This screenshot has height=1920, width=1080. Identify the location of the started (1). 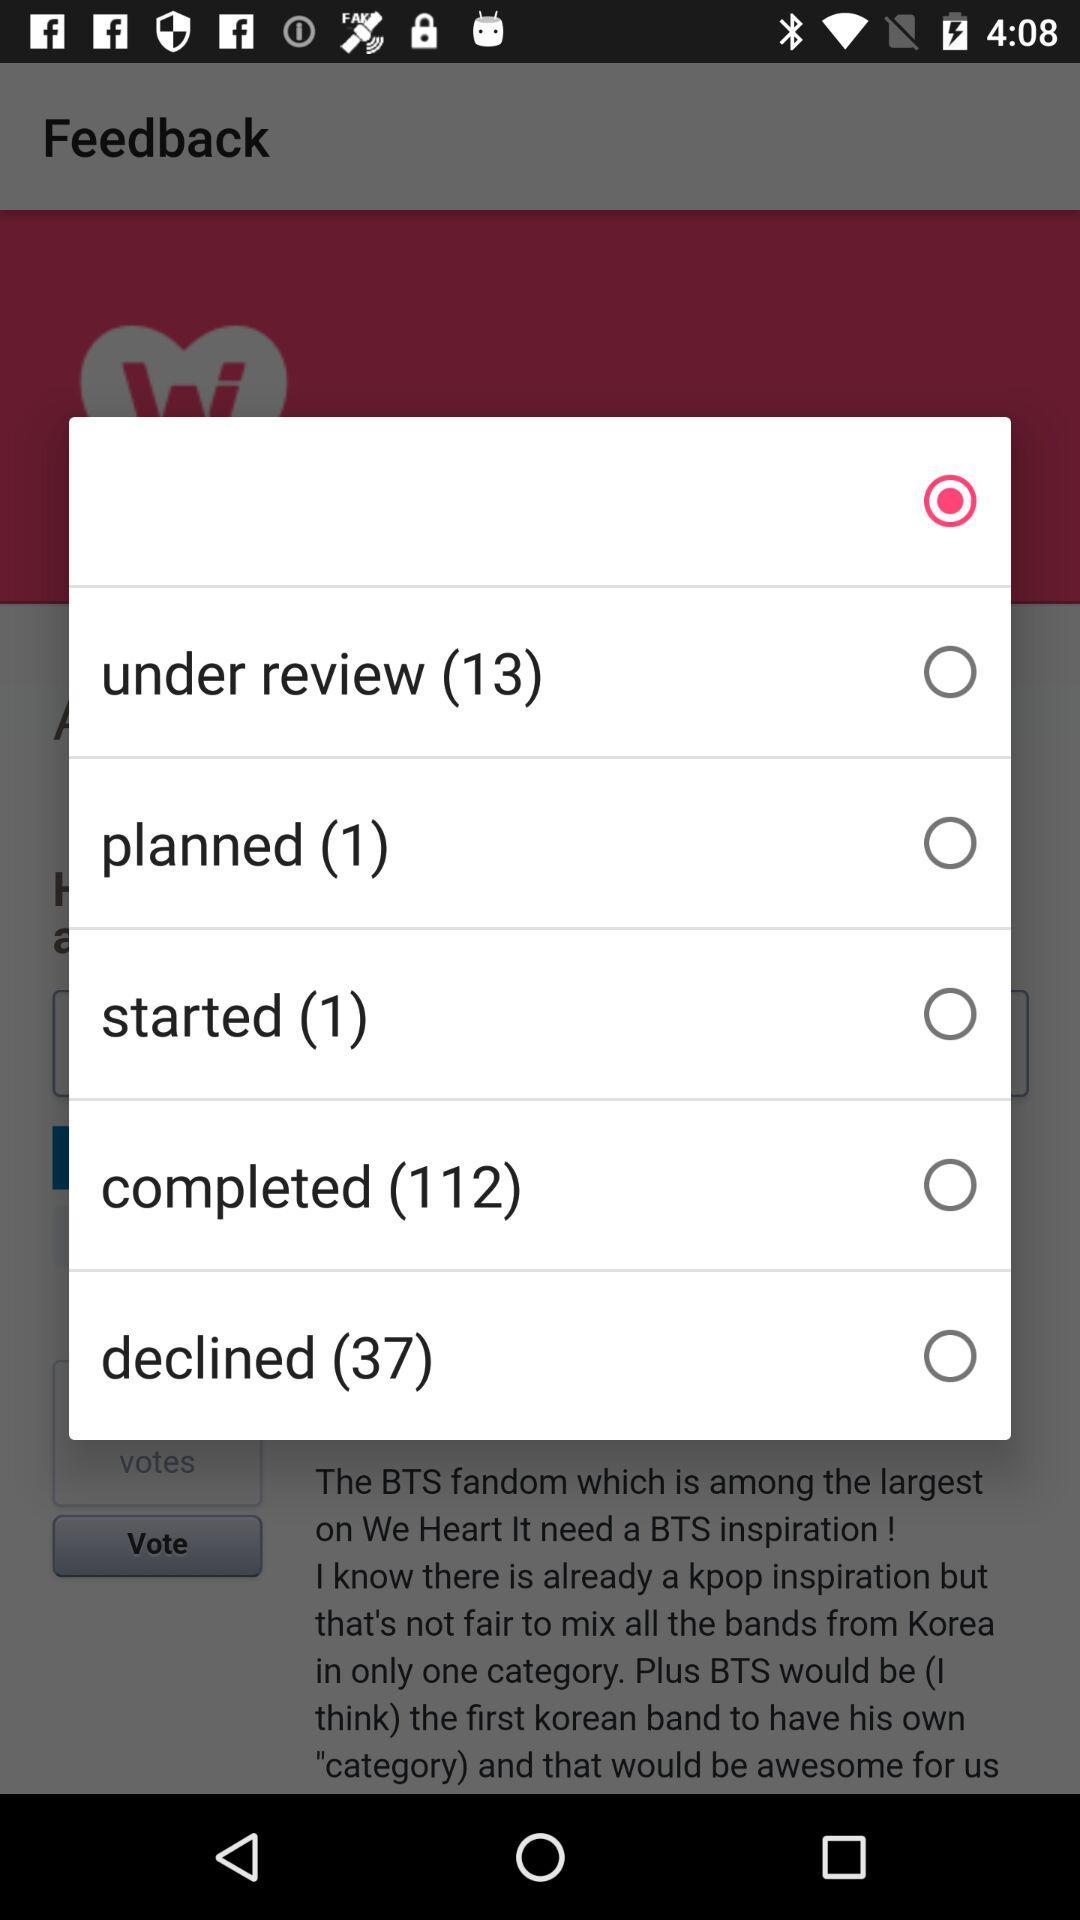
(540, 1013).